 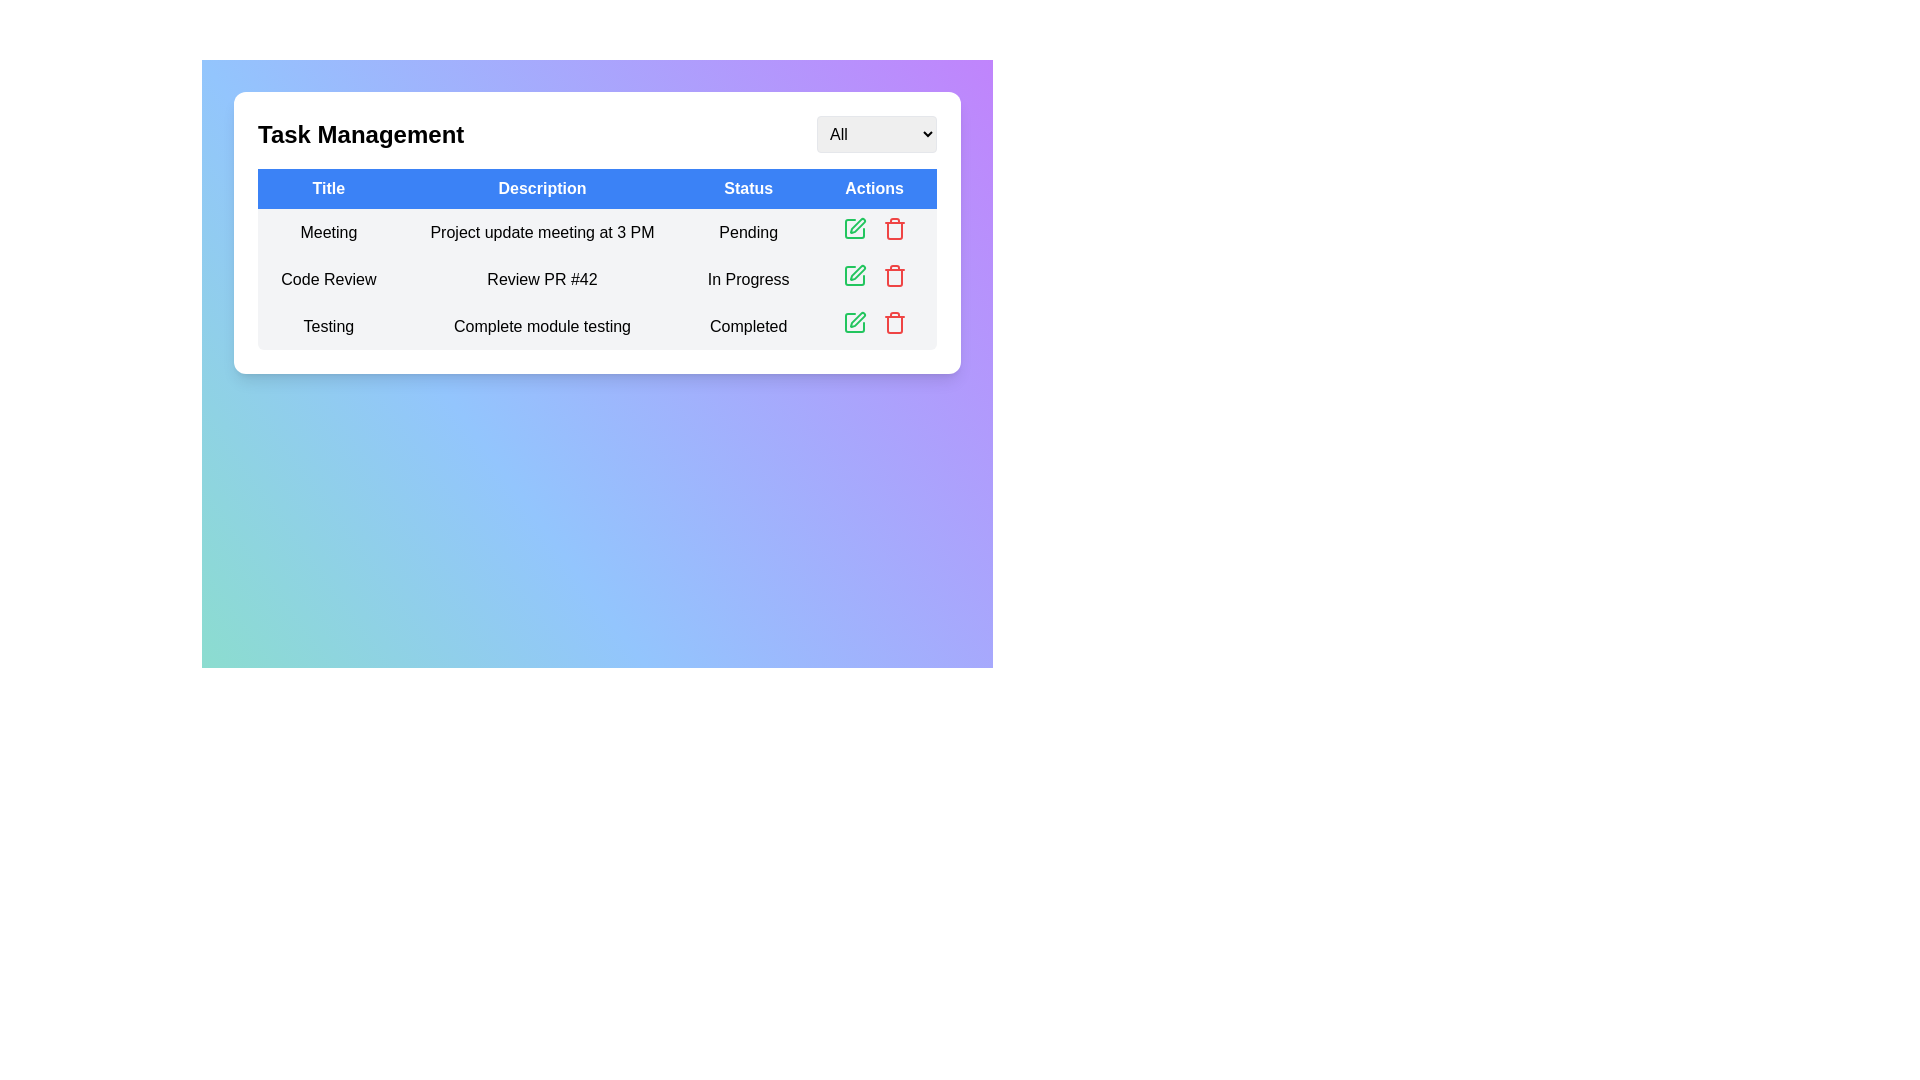 I want to click on the title text labeled 'Task Management', which is styled with a bold font and larger size, located near the top-left corner of the interface, so click(x=361, y=134).